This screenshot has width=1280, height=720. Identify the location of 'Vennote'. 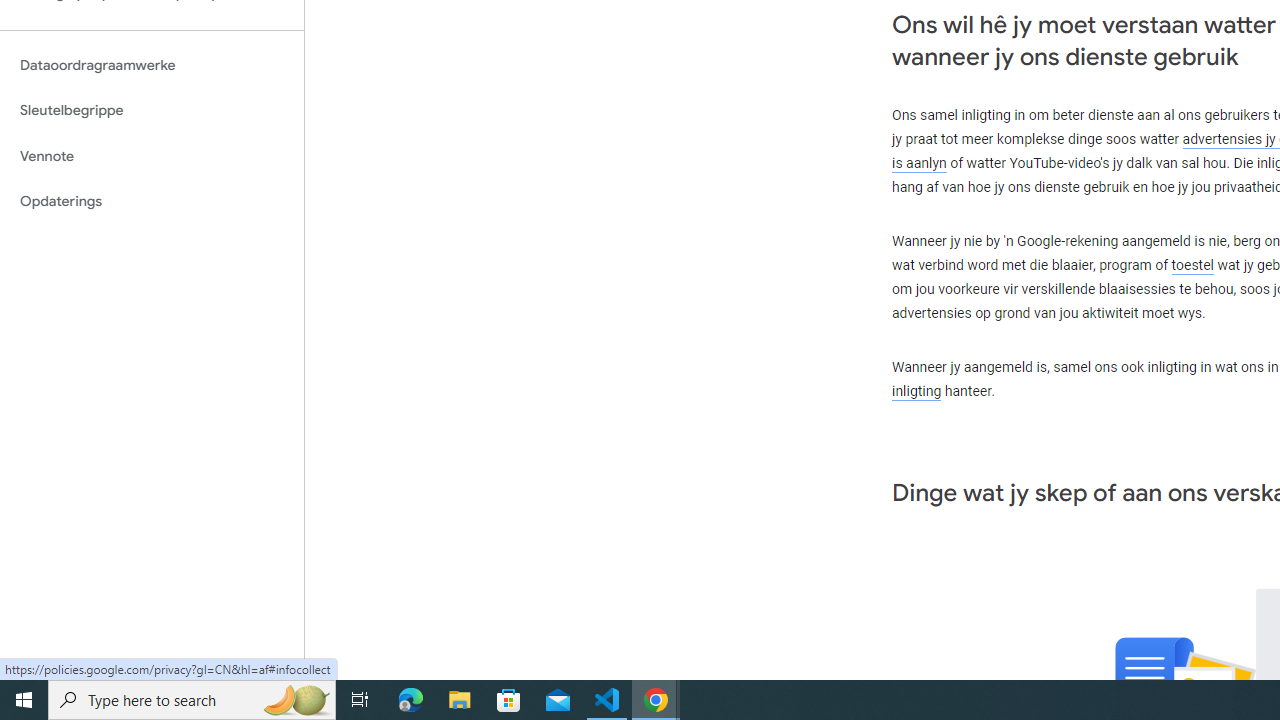
(151, 155).